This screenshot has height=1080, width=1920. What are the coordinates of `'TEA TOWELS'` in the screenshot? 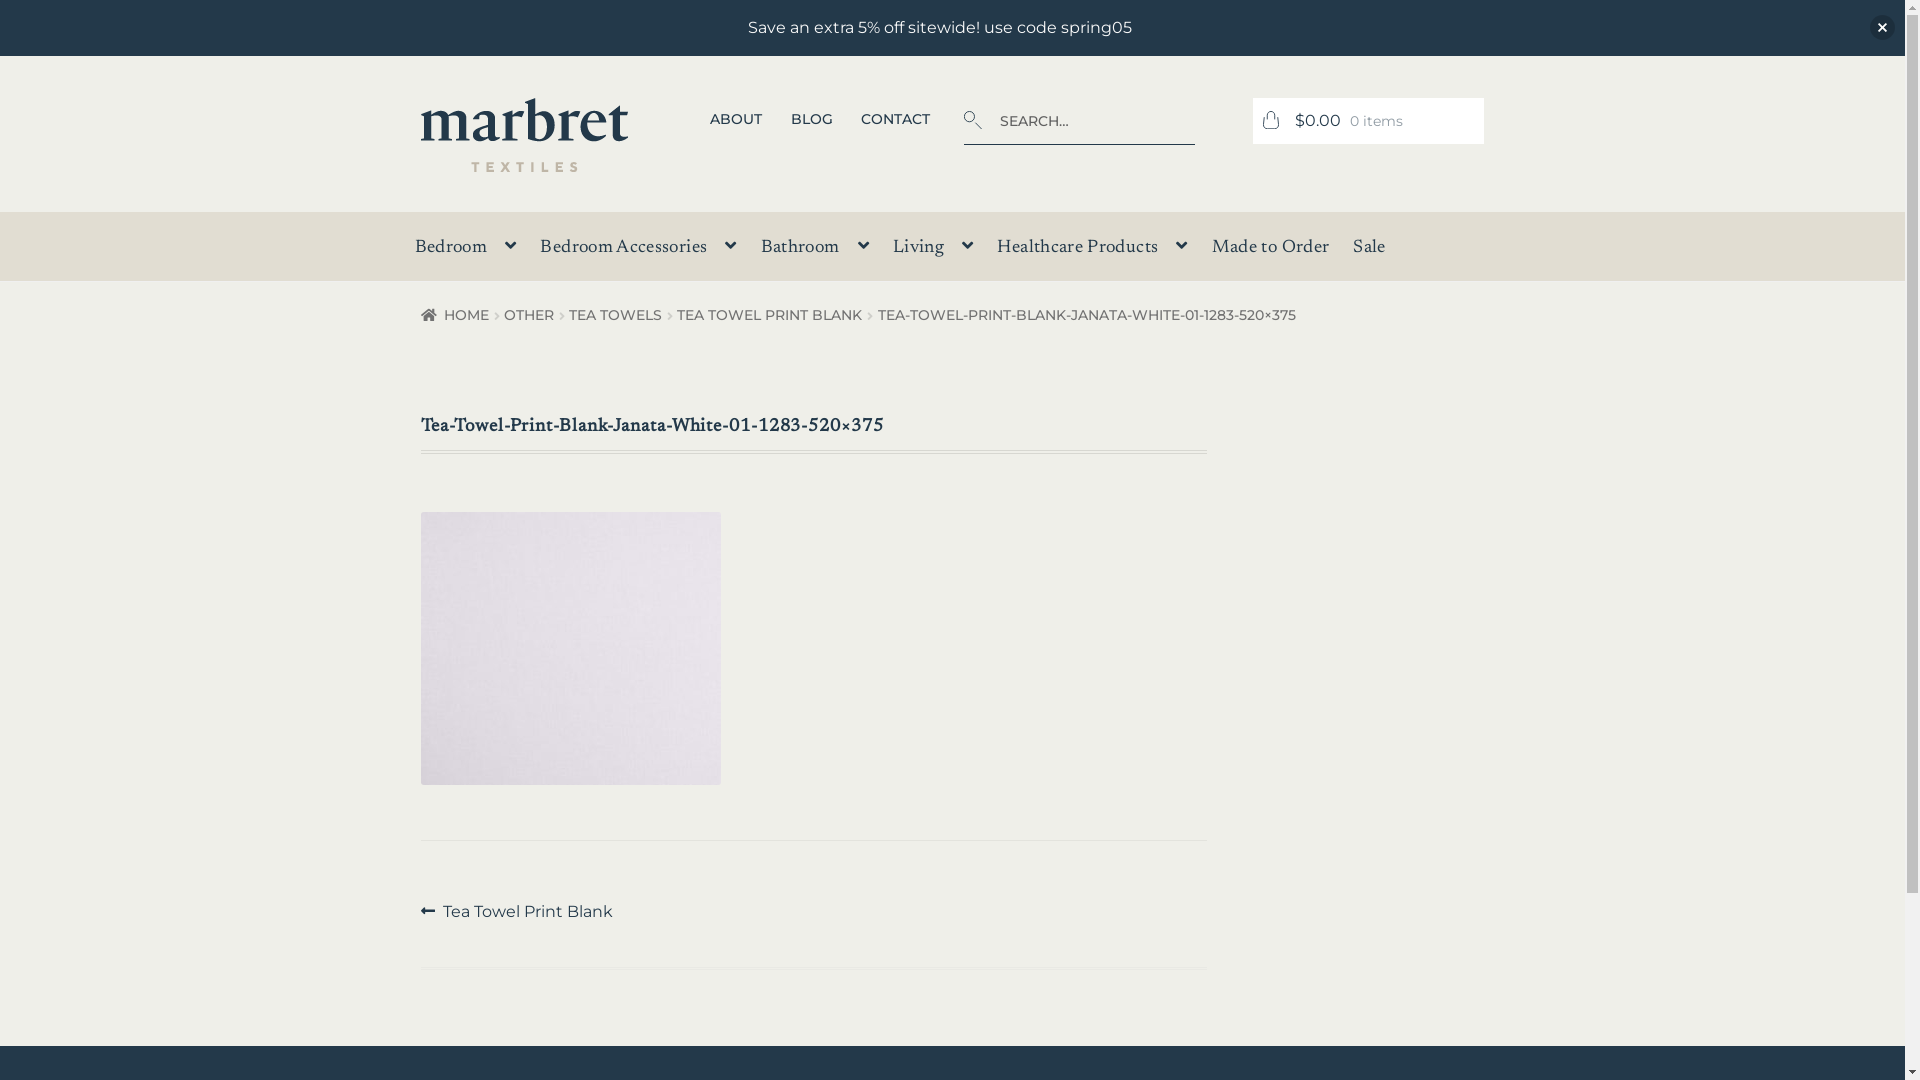 It's located at (568, 315).